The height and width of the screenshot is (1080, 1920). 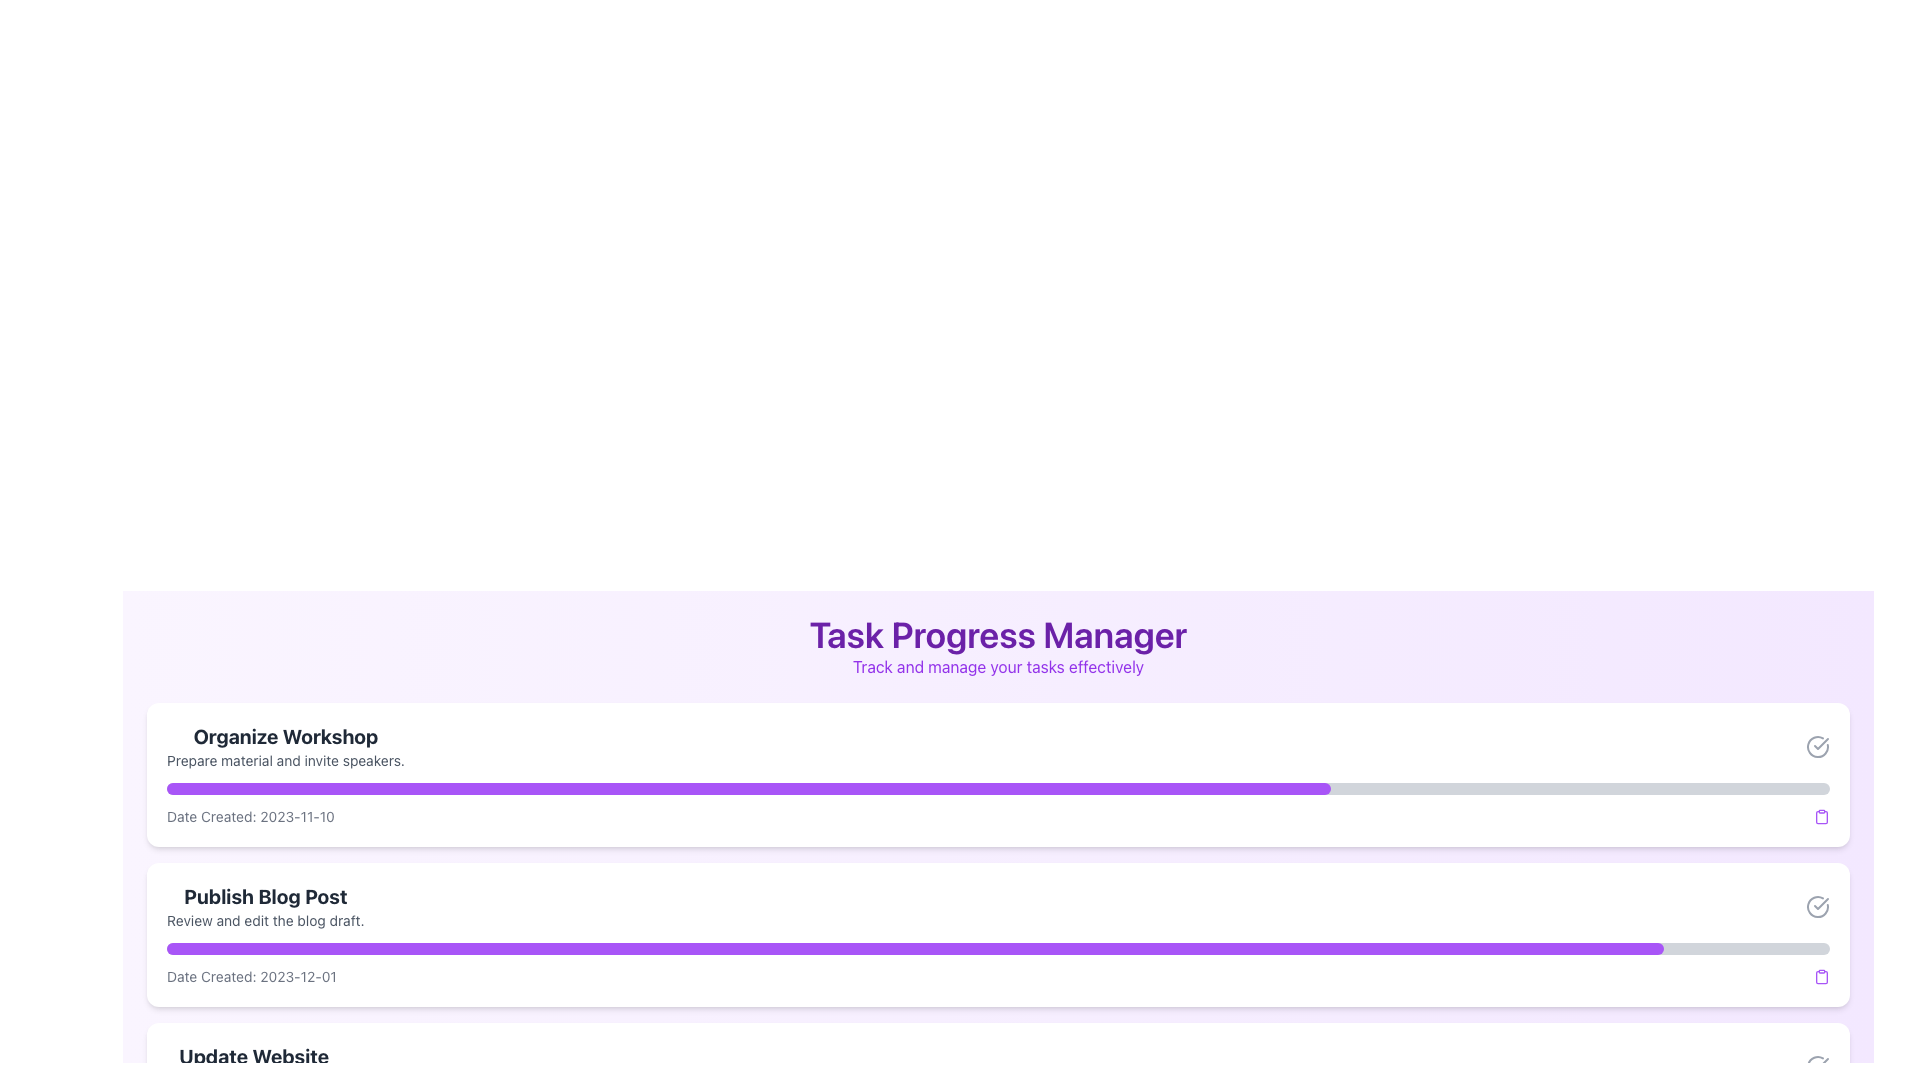 I want to click on the purple clipboard icon located at the bottom right corner of the 'Publish Blog Post' task card, so click(x=1822, y=975).